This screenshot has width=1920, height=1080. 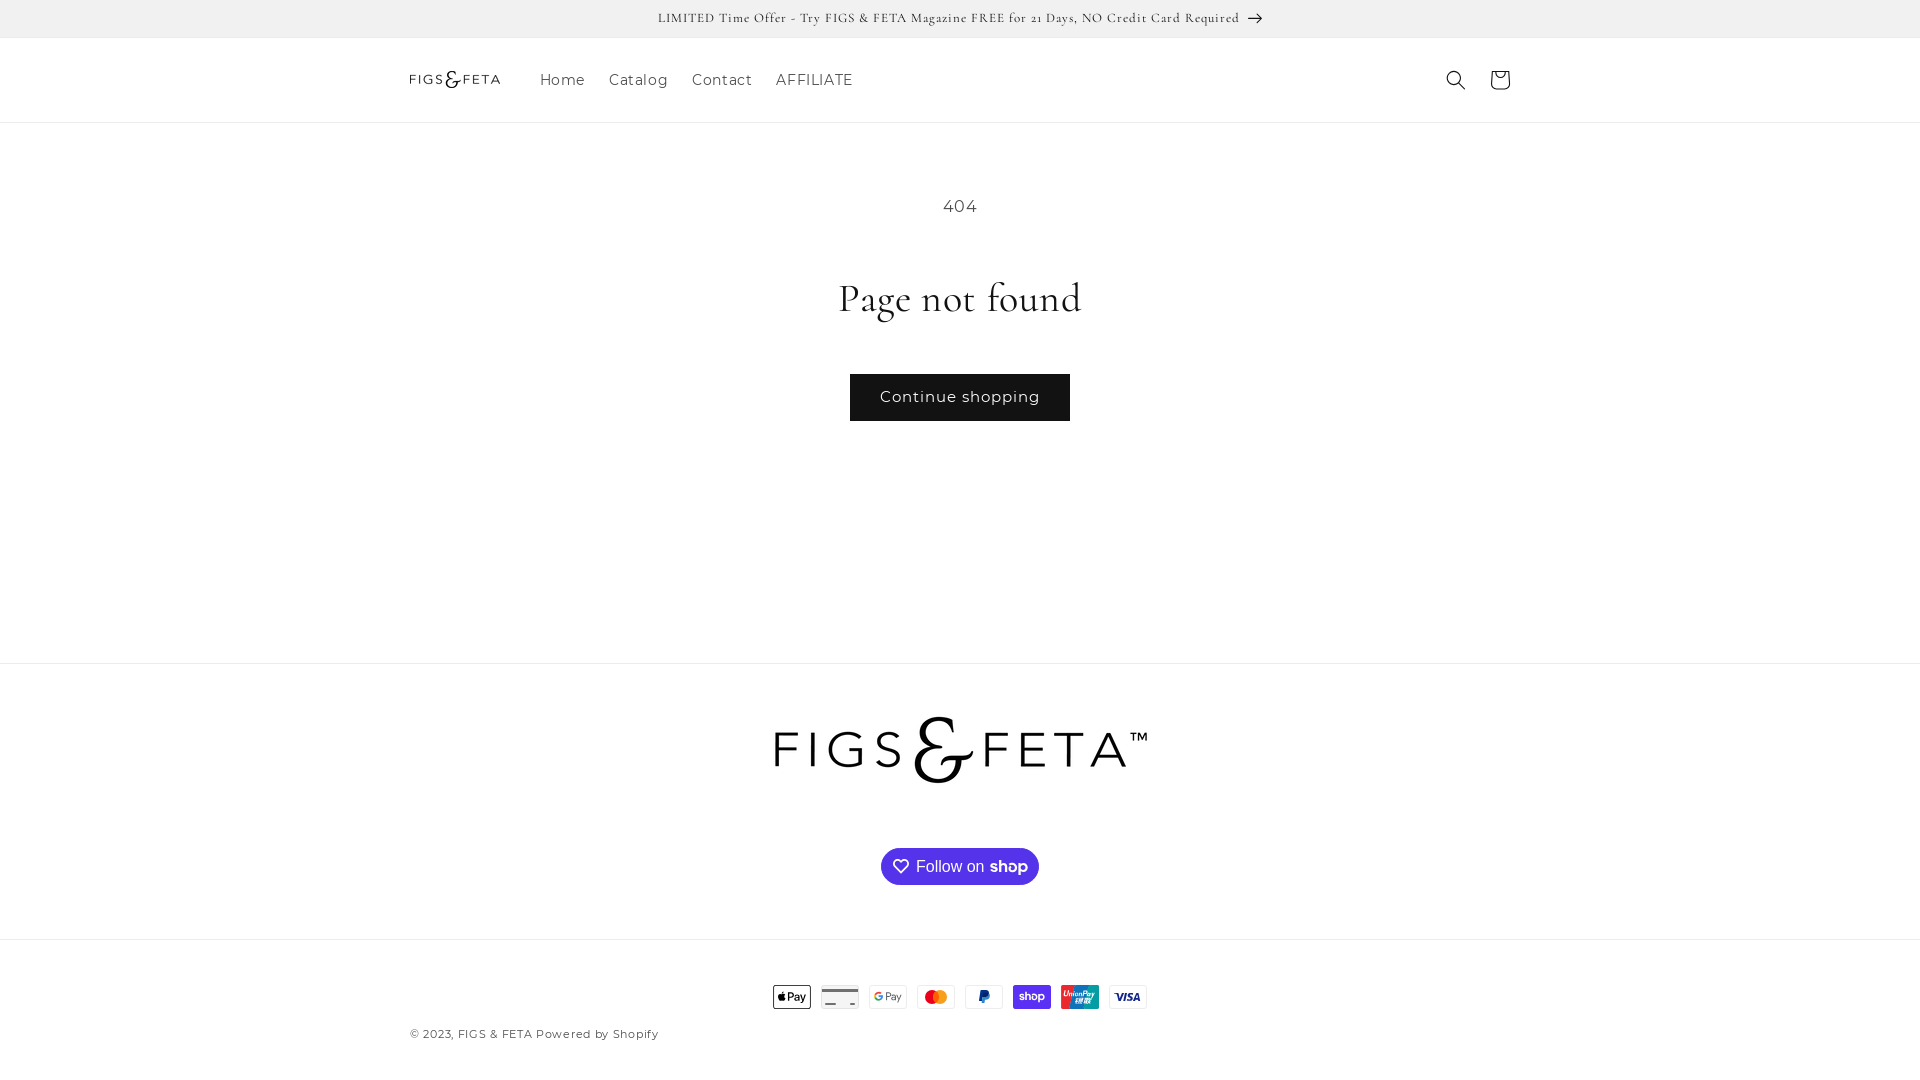 I want to click on 'Home', so click(x=561, y=79).